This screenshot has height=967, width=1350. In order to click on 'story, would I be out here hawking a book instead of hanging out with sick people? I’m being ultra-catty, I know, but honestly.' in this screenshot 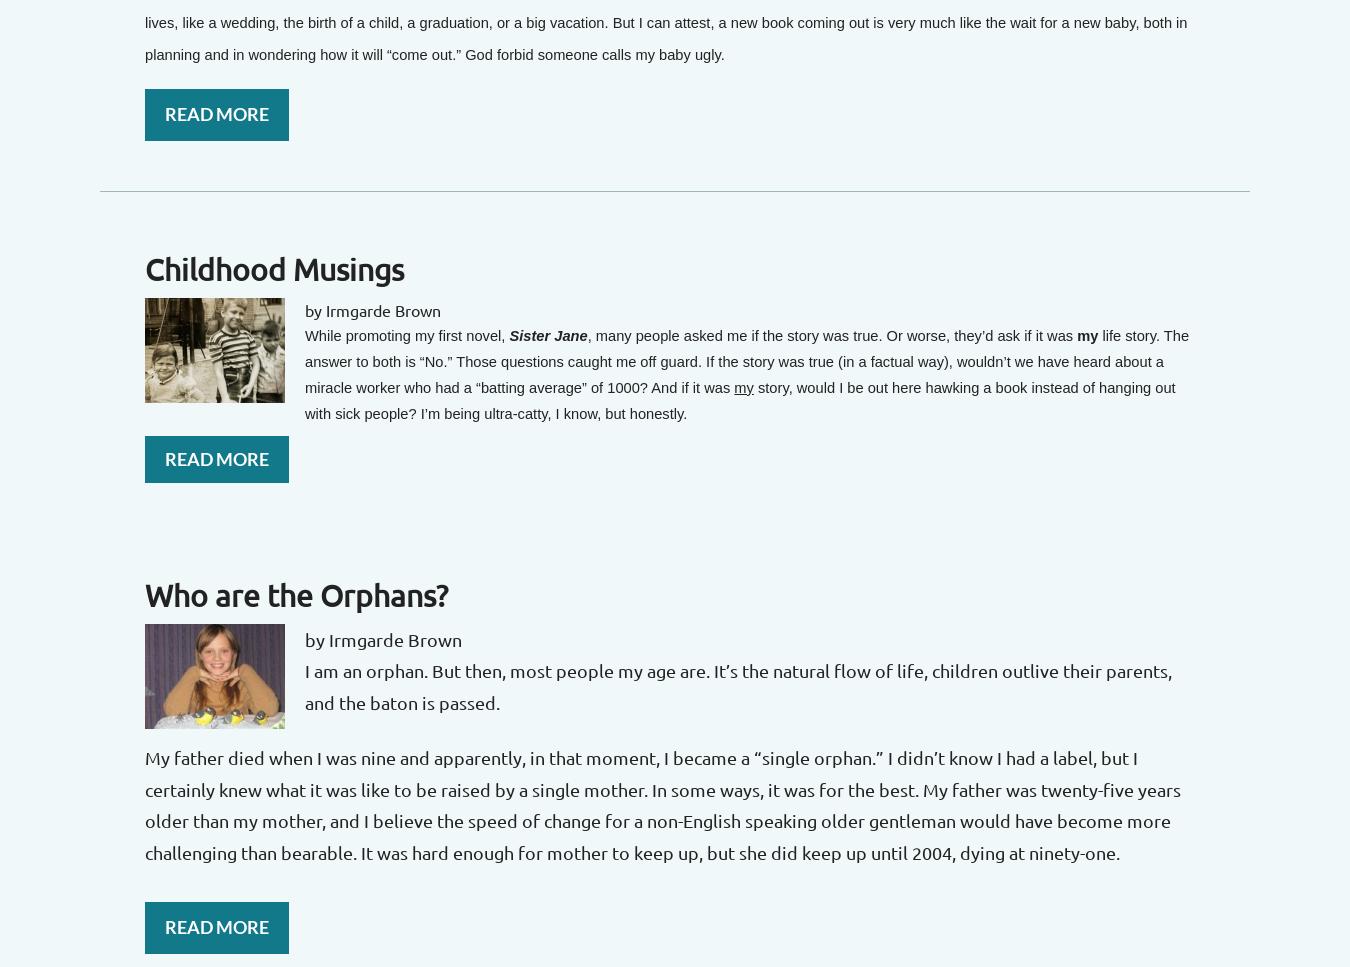, I will do `click(738, 400)`.